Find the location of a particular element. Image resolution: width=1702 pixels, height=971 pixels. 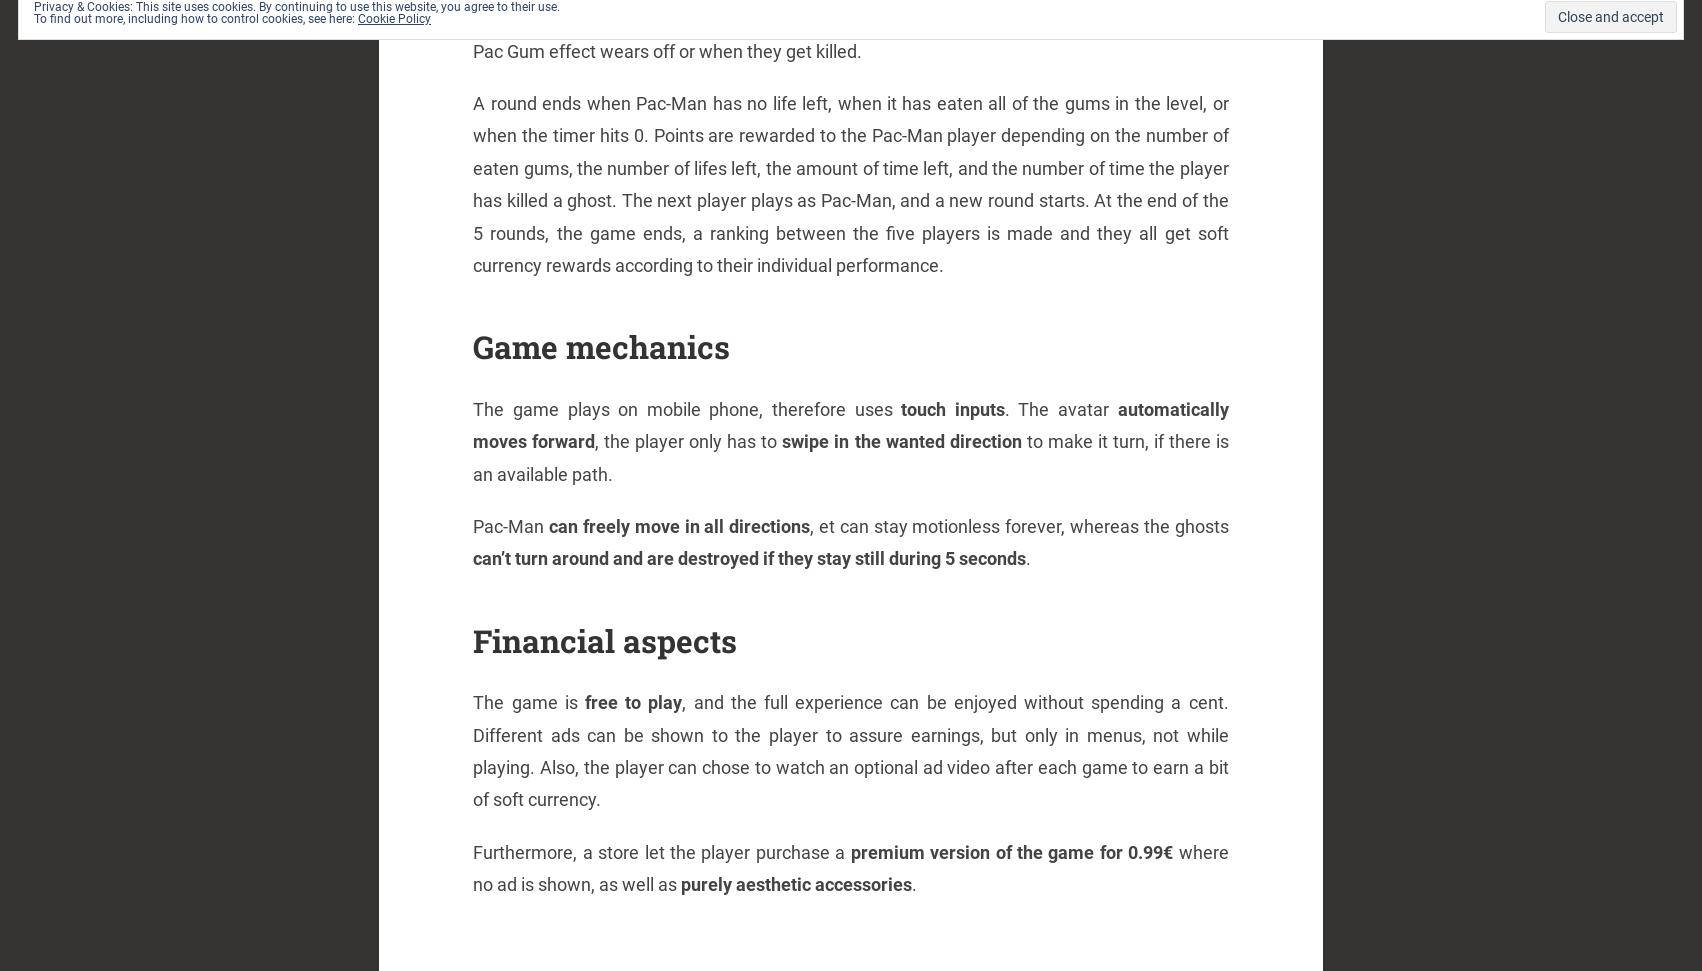

'touch inputs' is located at coordinates (952, 407).